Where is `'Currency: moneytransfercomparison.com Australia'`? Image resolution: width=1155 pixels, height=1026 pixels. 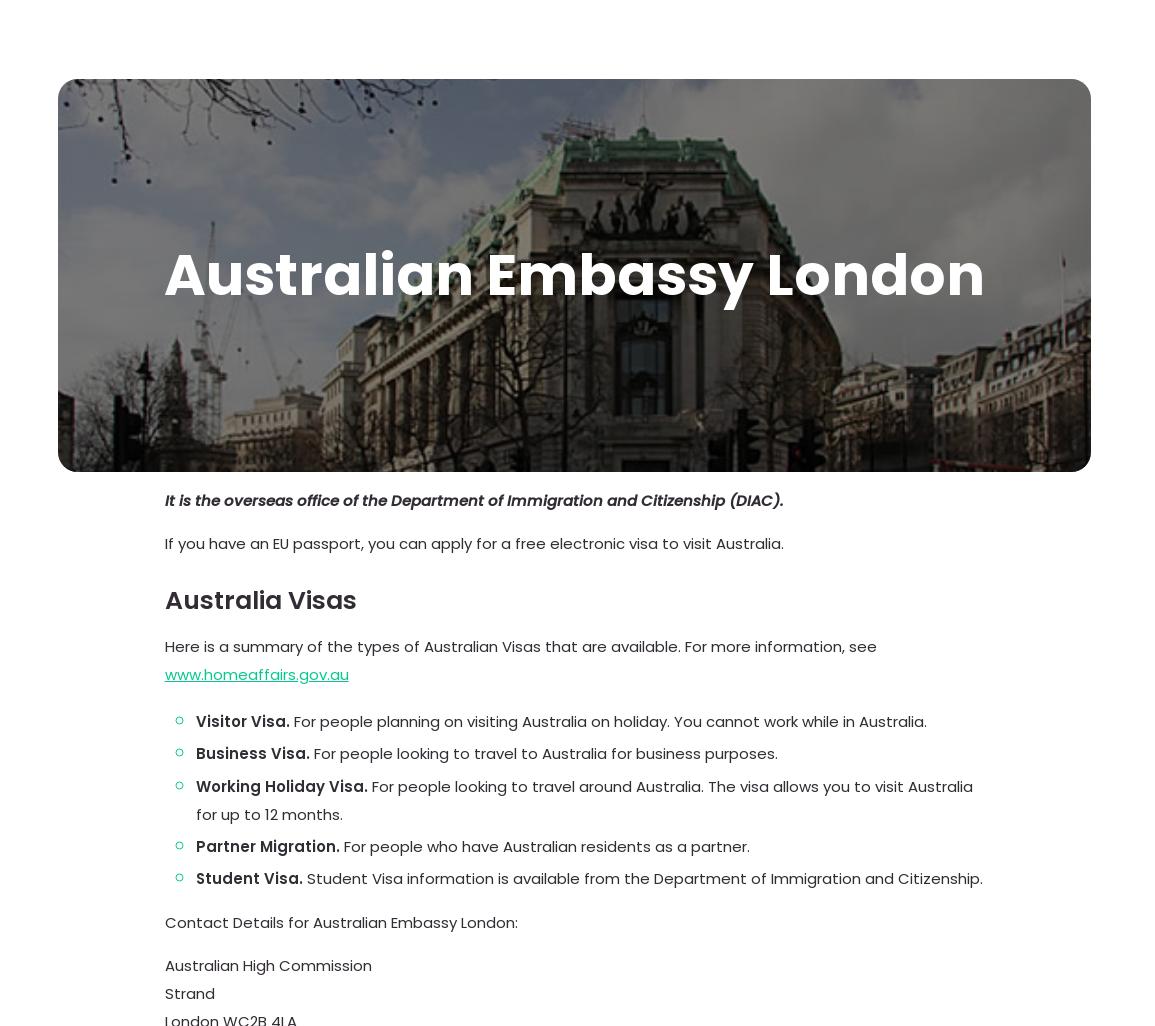 'Currency: moneytransfercomparison.com Australia' is located at coordinates (543, 856).